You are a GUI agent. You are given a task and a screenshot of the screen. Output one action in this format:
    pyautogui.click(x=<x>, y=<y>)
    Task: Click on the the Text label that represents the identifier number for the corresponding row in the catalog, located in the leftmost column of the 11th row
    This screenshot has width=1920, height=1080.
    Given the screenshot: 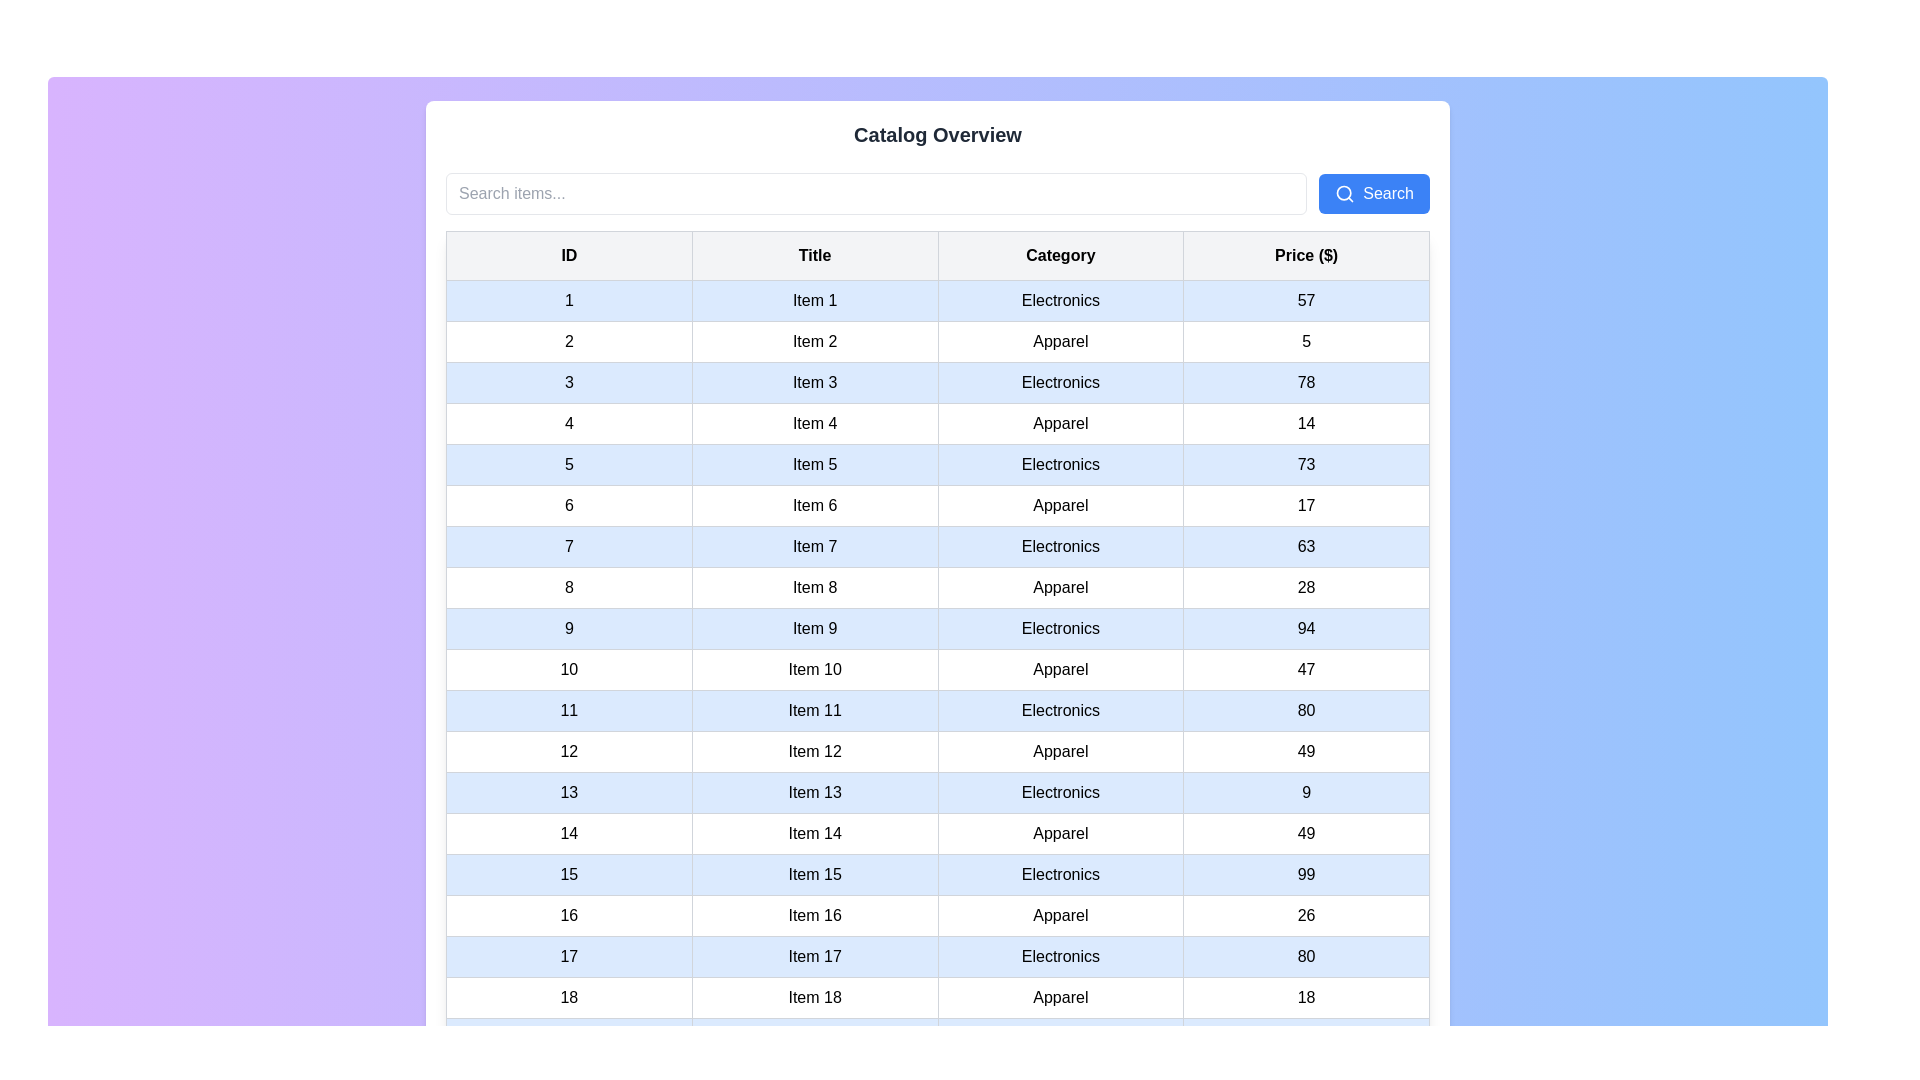 What is the action you would take?
    pyautogui.click(x=568, y=709)
    